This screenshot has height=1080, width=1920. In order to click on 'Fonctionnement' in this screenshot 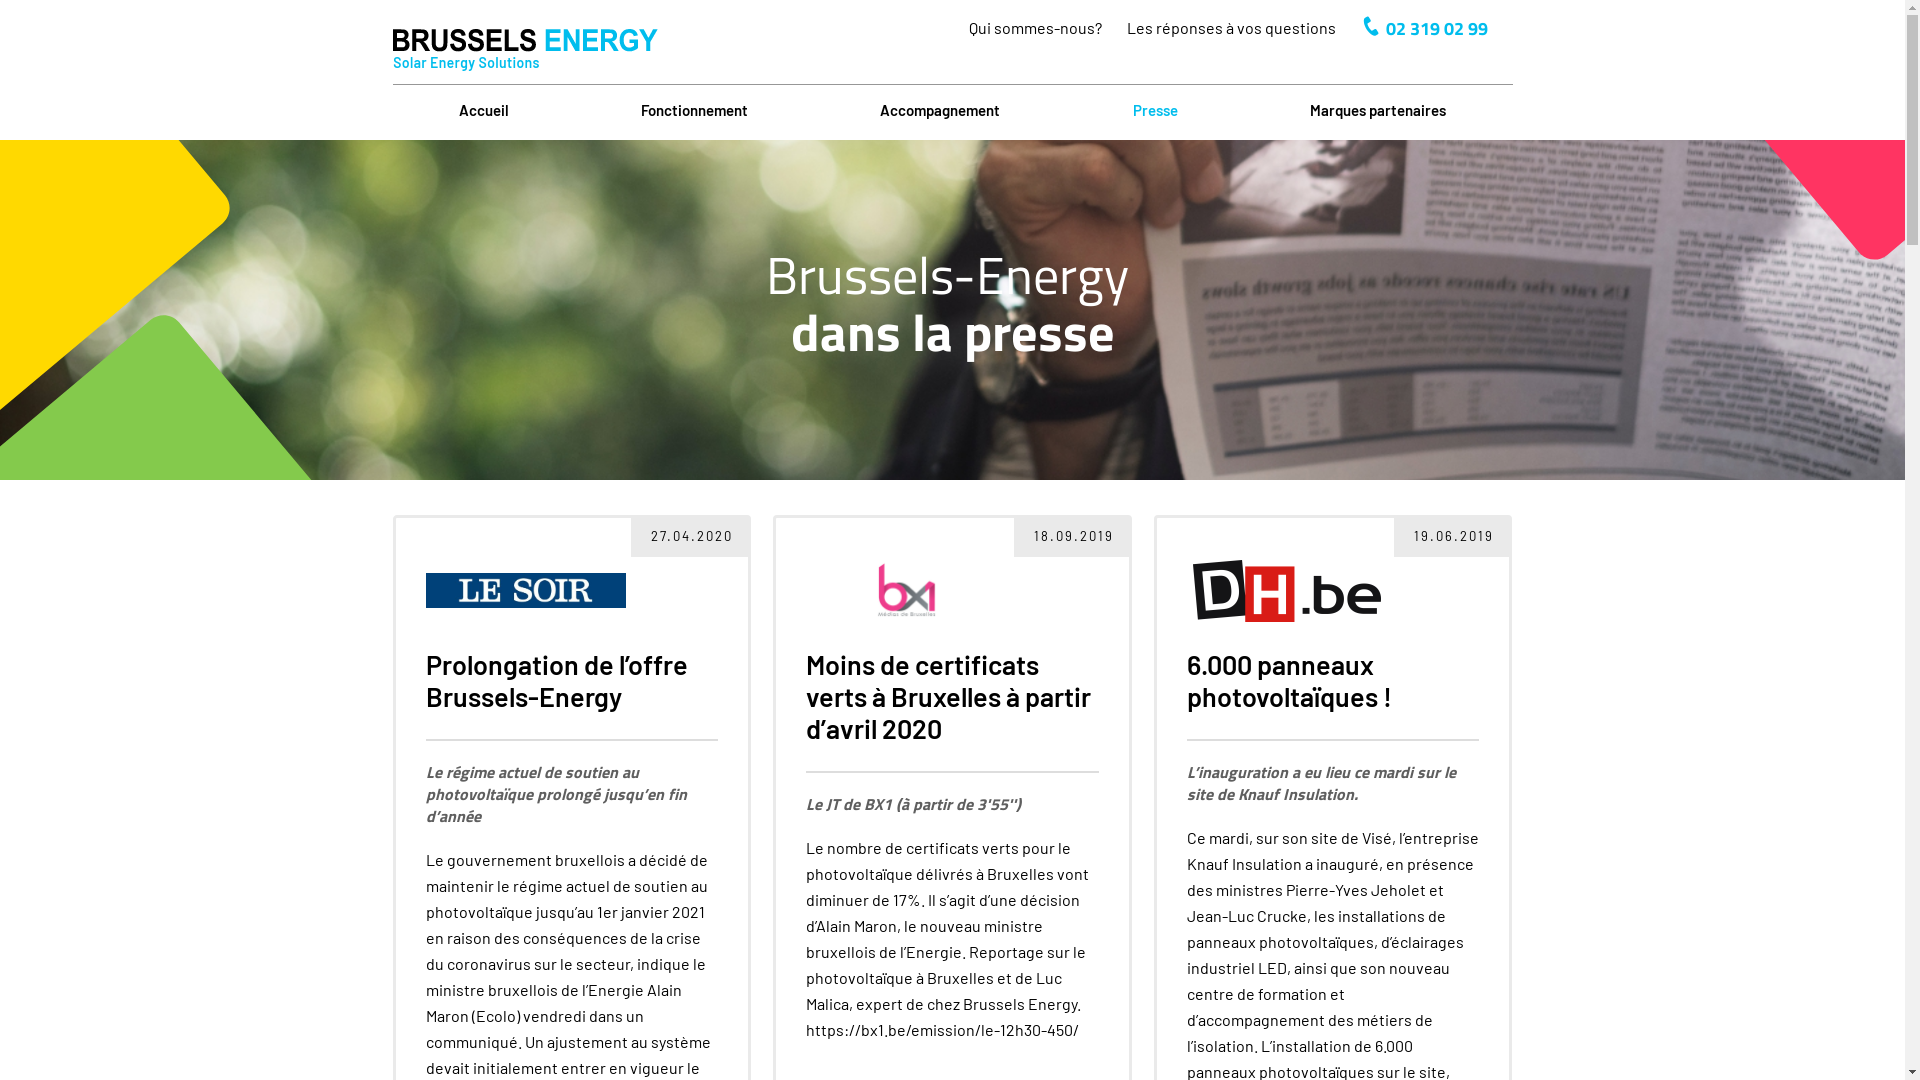, I will do `click(694, 110)`.